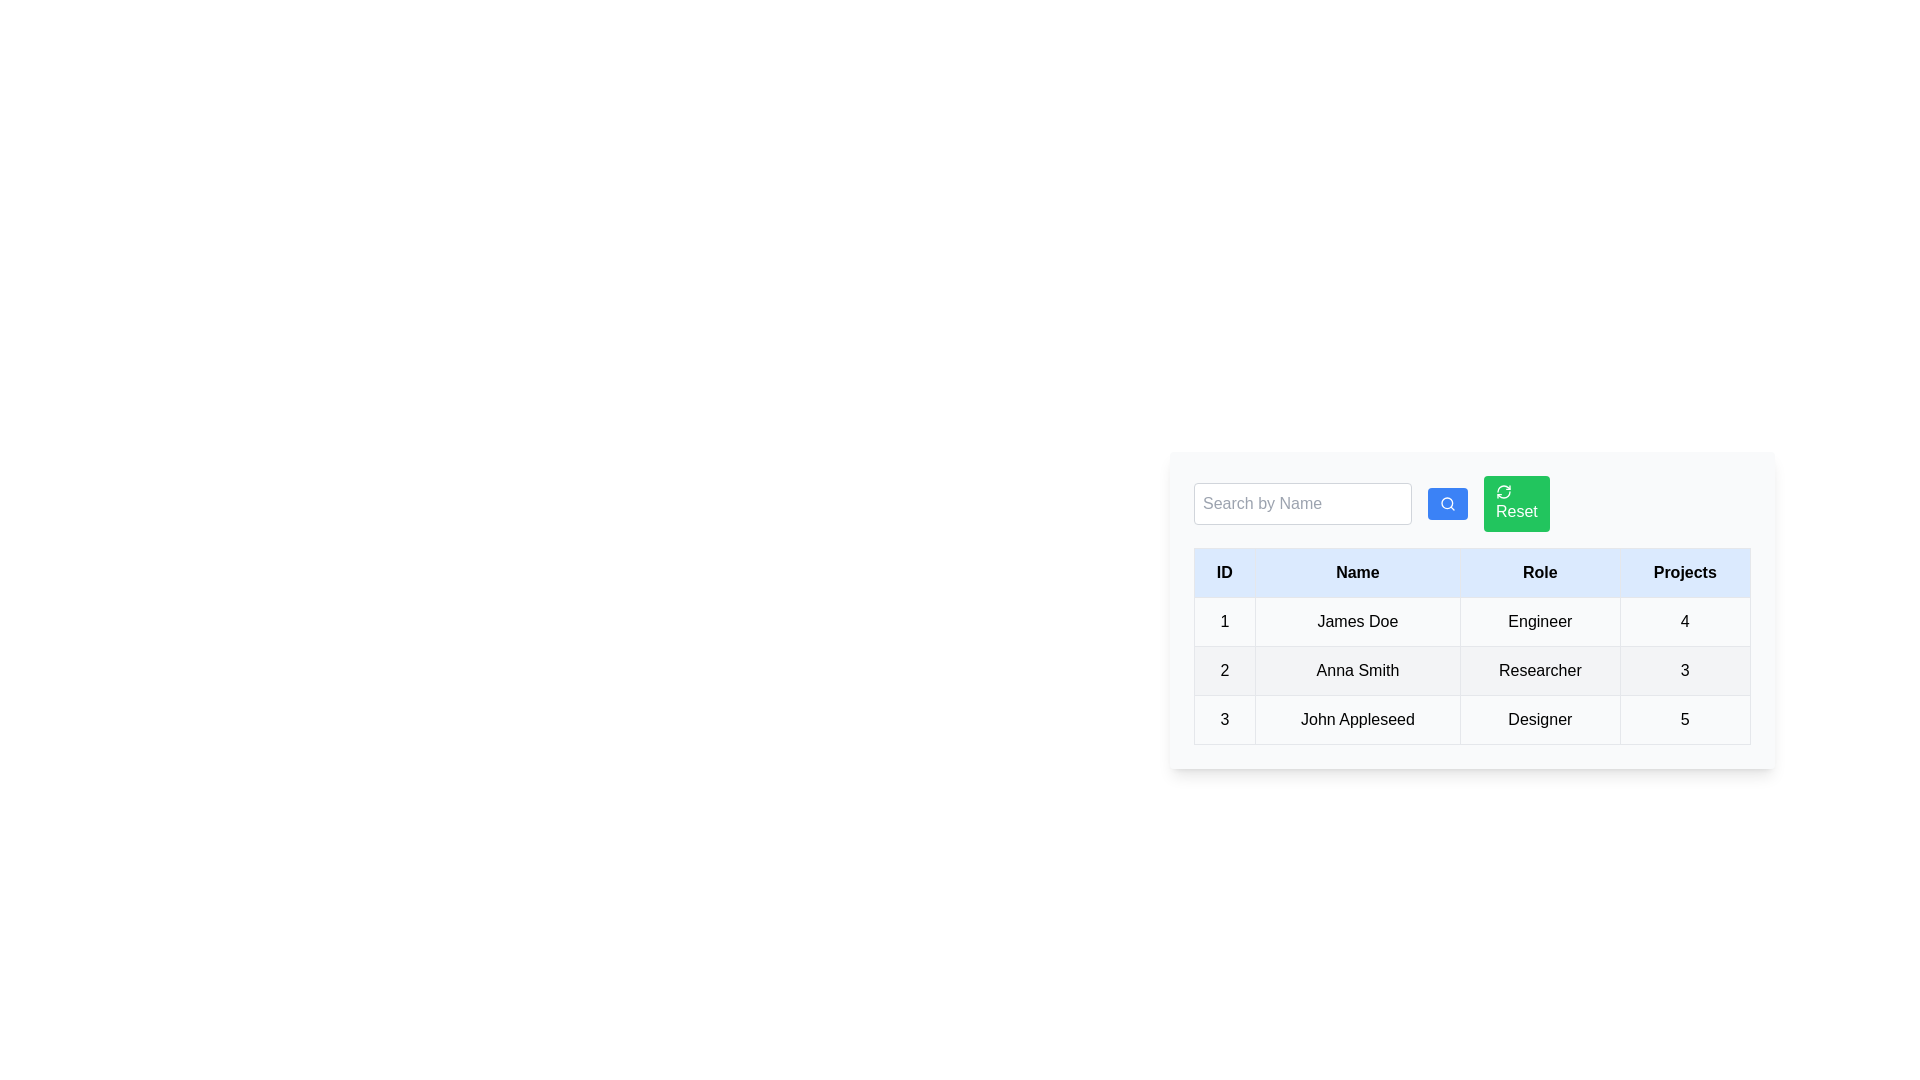 The image size is (1920, 1080). I want to click on the search input field to focus on it, so click(1302, 503).